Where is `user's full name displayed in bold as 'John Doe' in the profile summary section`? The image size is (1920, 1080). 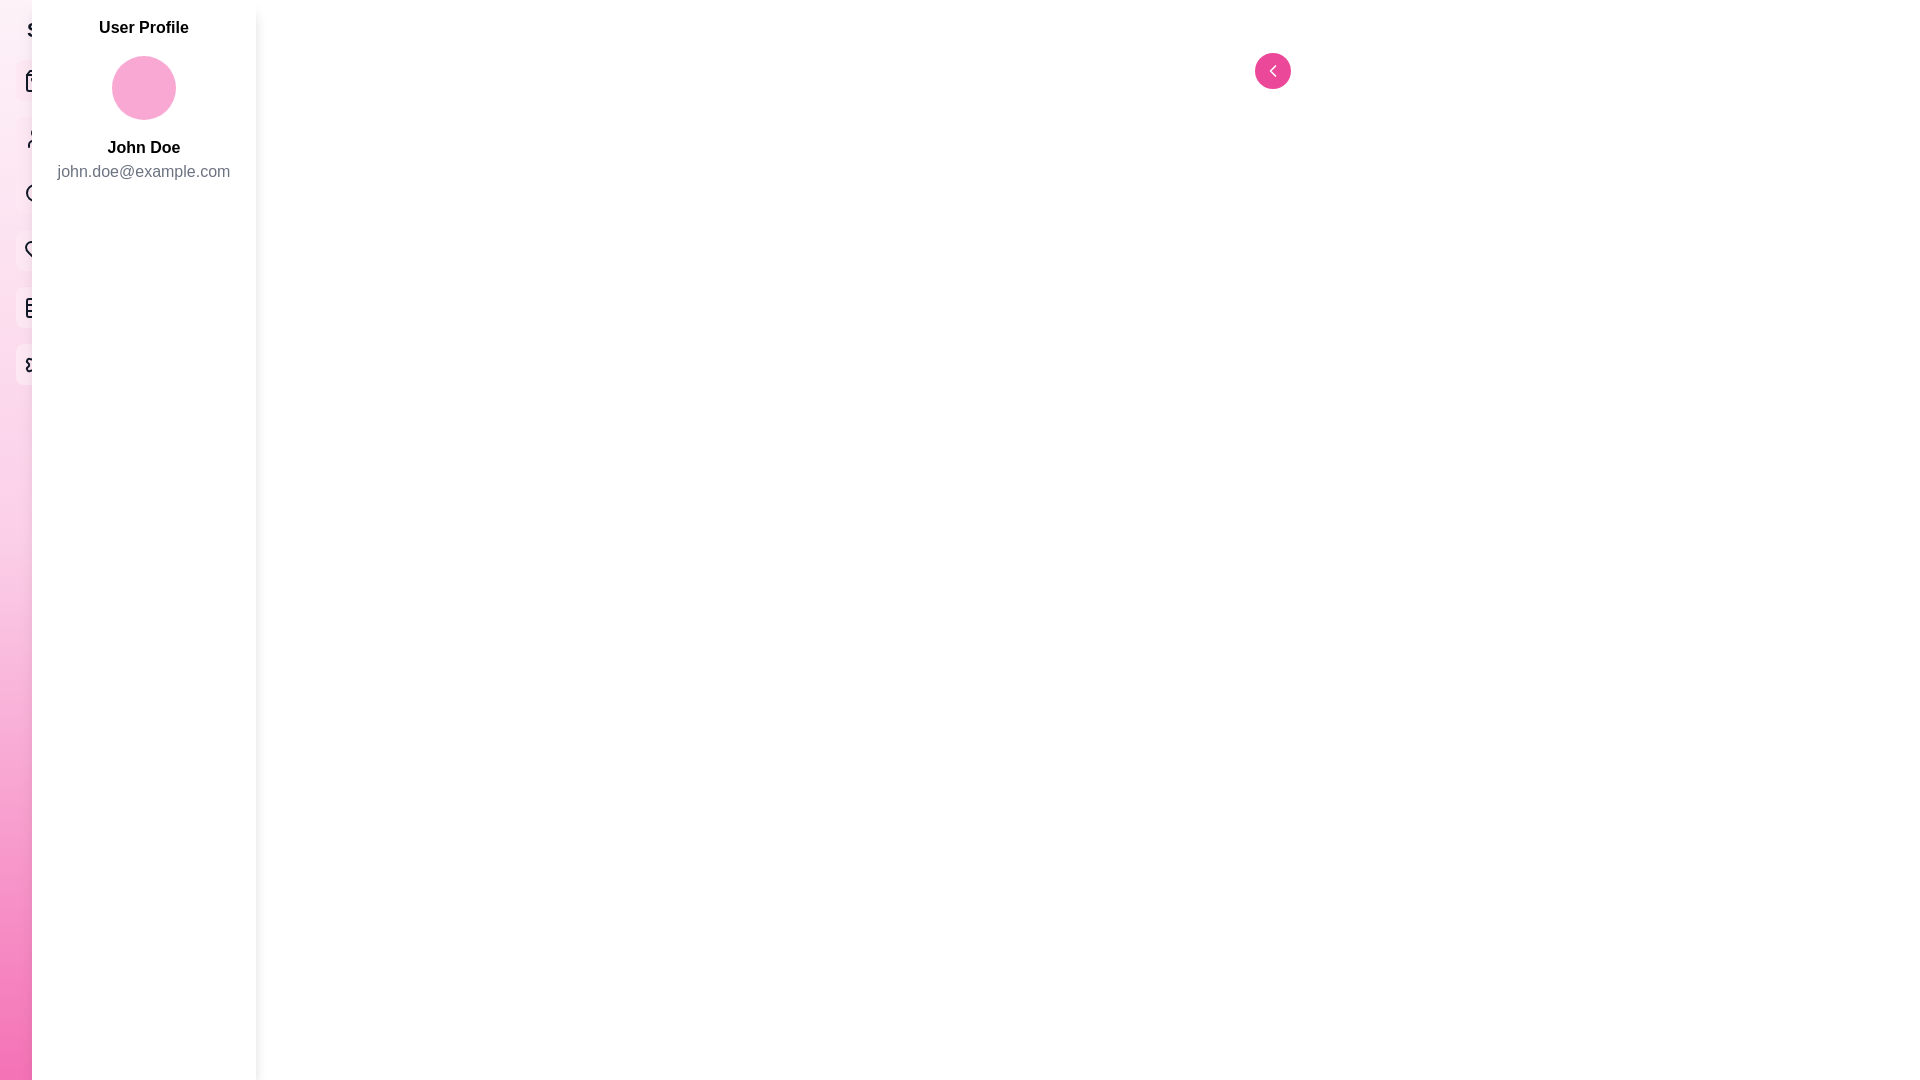 user's full name displayed in bold as 'John Doe' in the profile summary section is located at coordinates (143, 146).